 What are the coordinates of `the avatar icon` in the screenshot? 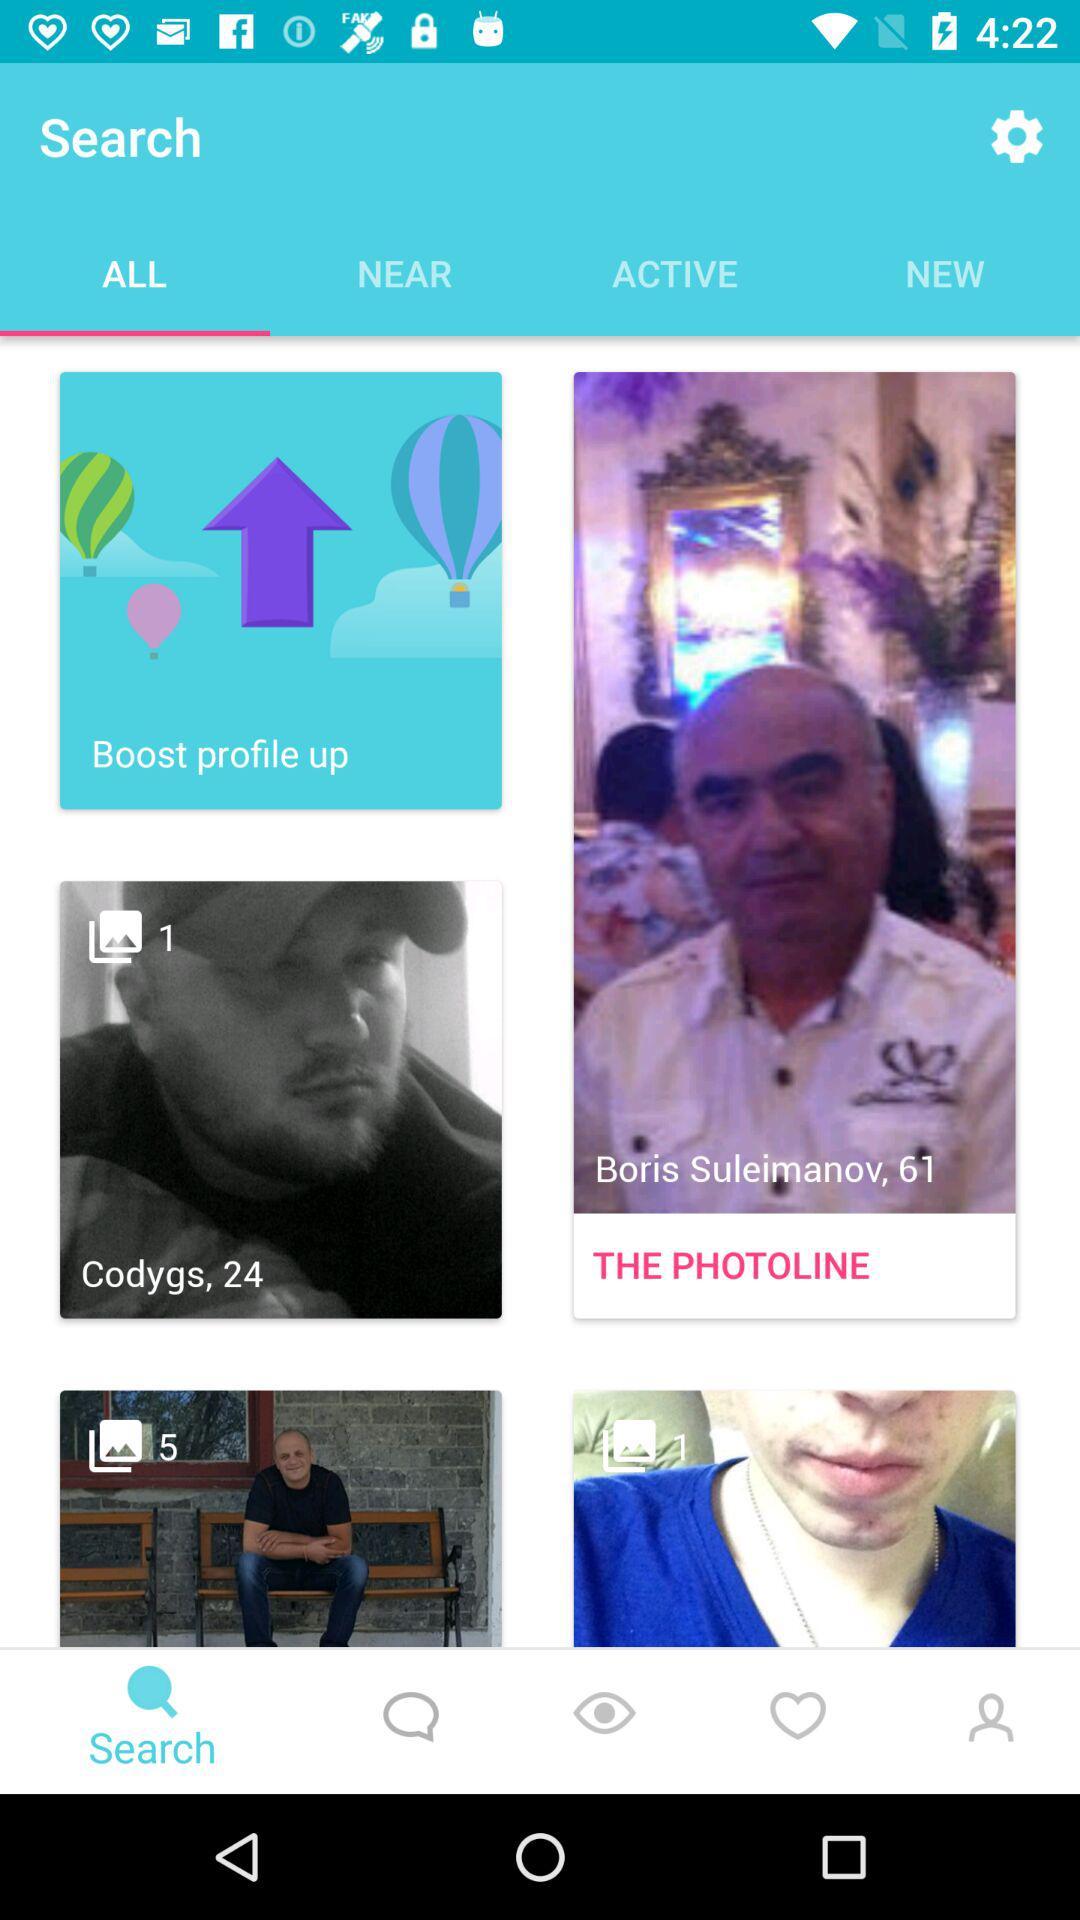 It's located at (986, 1721).